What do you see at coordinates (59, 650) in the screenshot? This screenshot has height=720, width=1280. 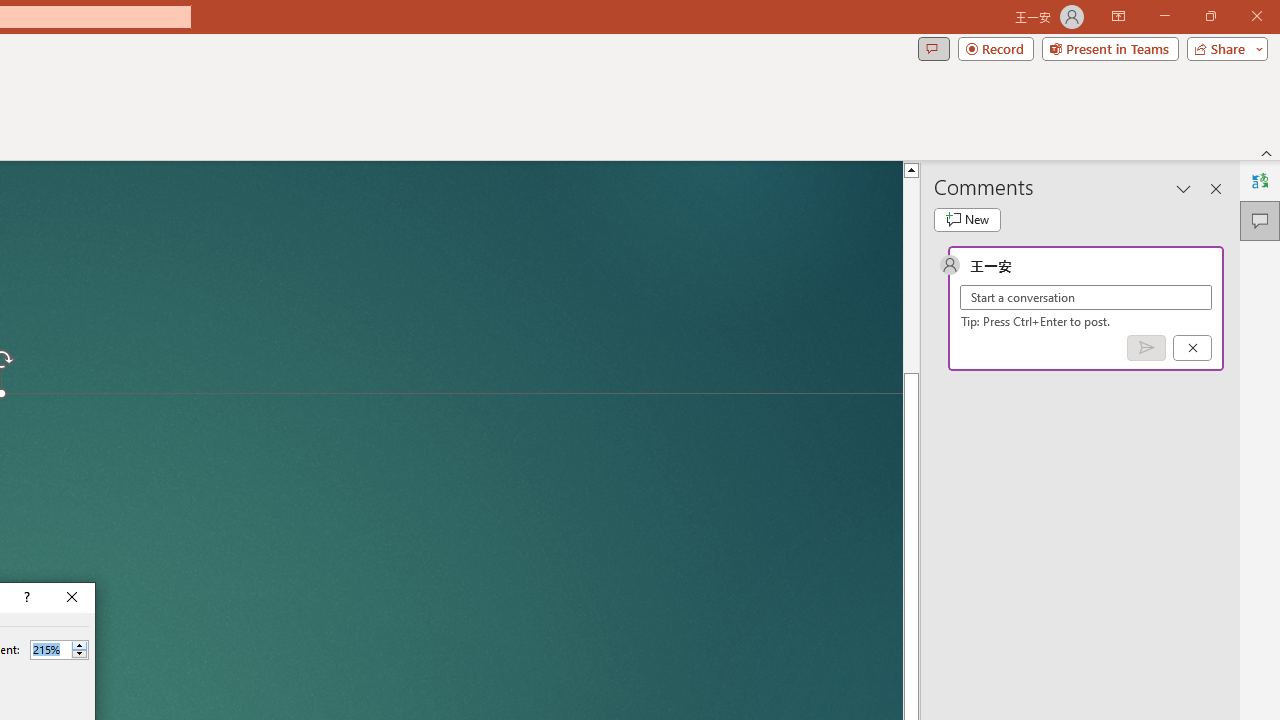 I see `'Percent'` at bounding box center [59, 650].